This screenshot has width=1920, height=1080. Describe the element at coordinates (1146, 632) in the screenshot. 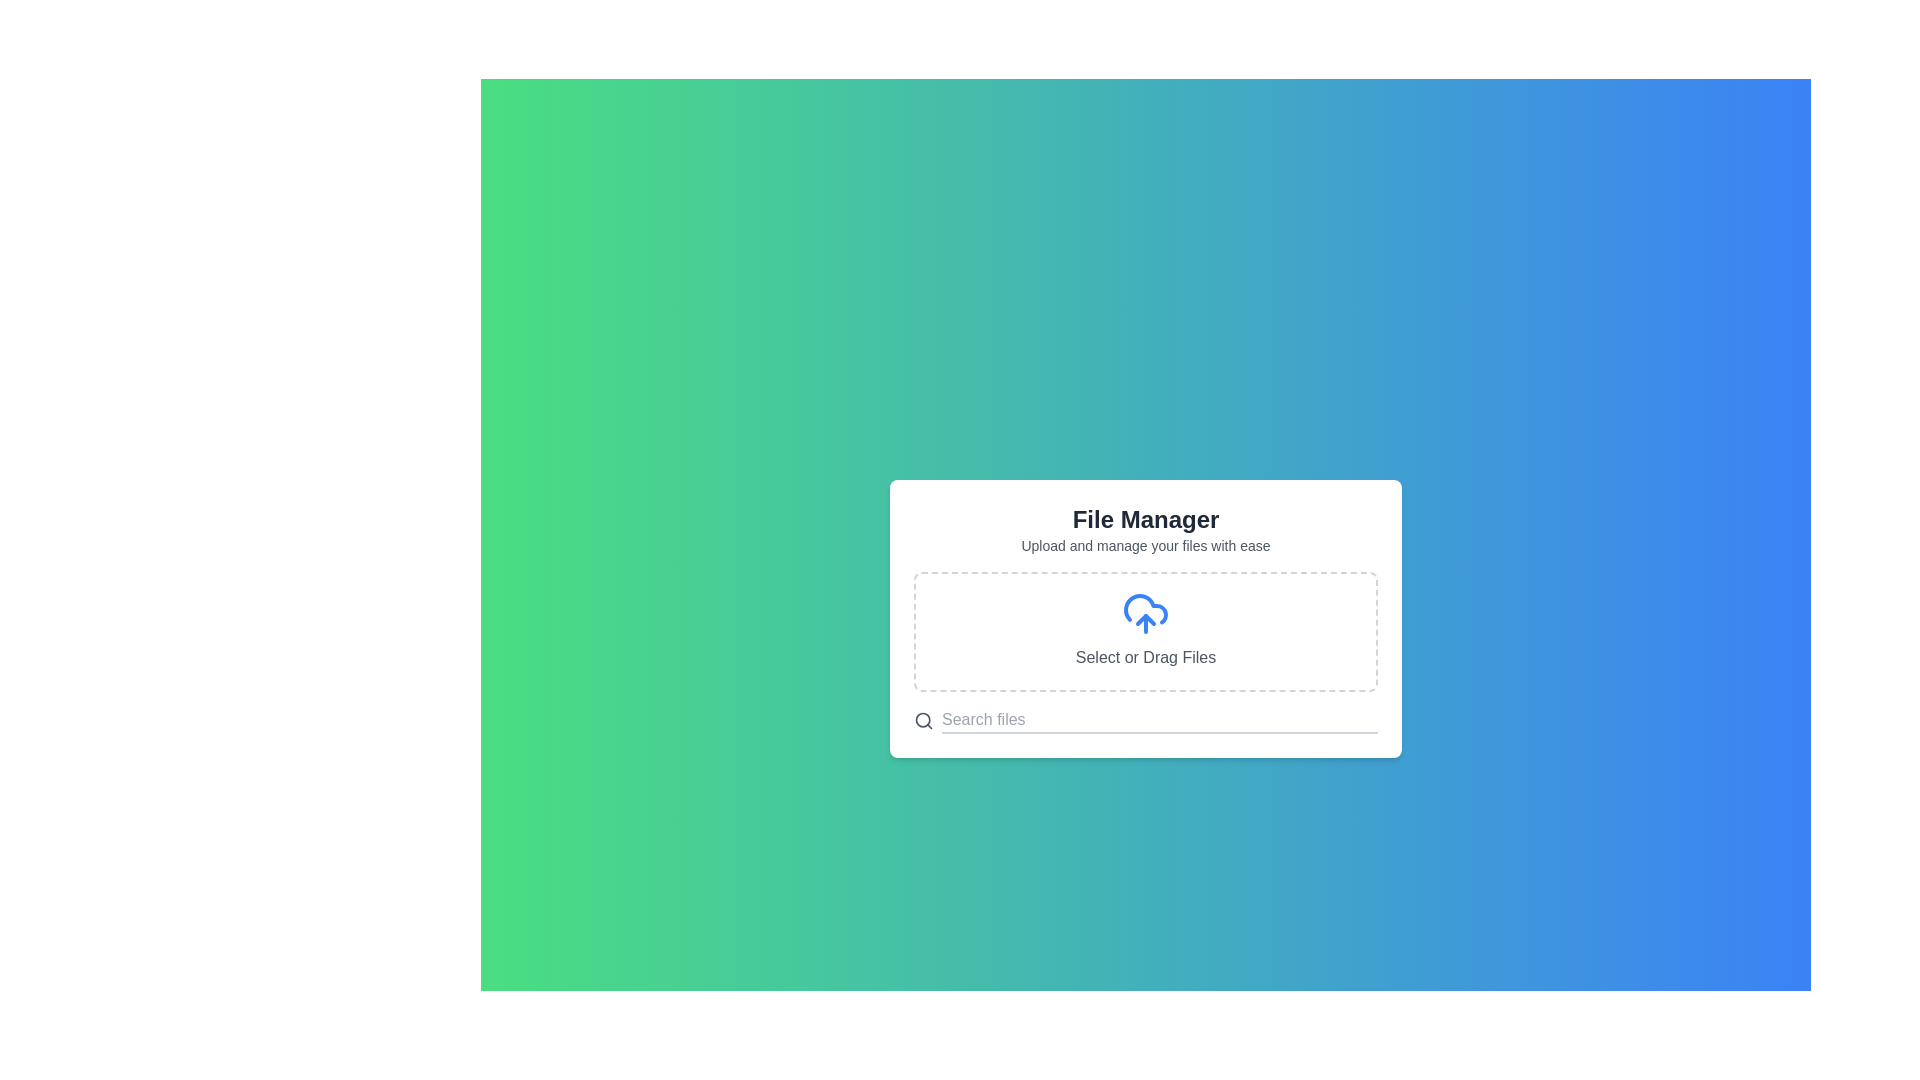

I see `the interactive file input area with a dashed border and a blue cloud upload icon, which is centrally positioned and labeled 'Select or Drag Files', to initiate file selection` at that location.